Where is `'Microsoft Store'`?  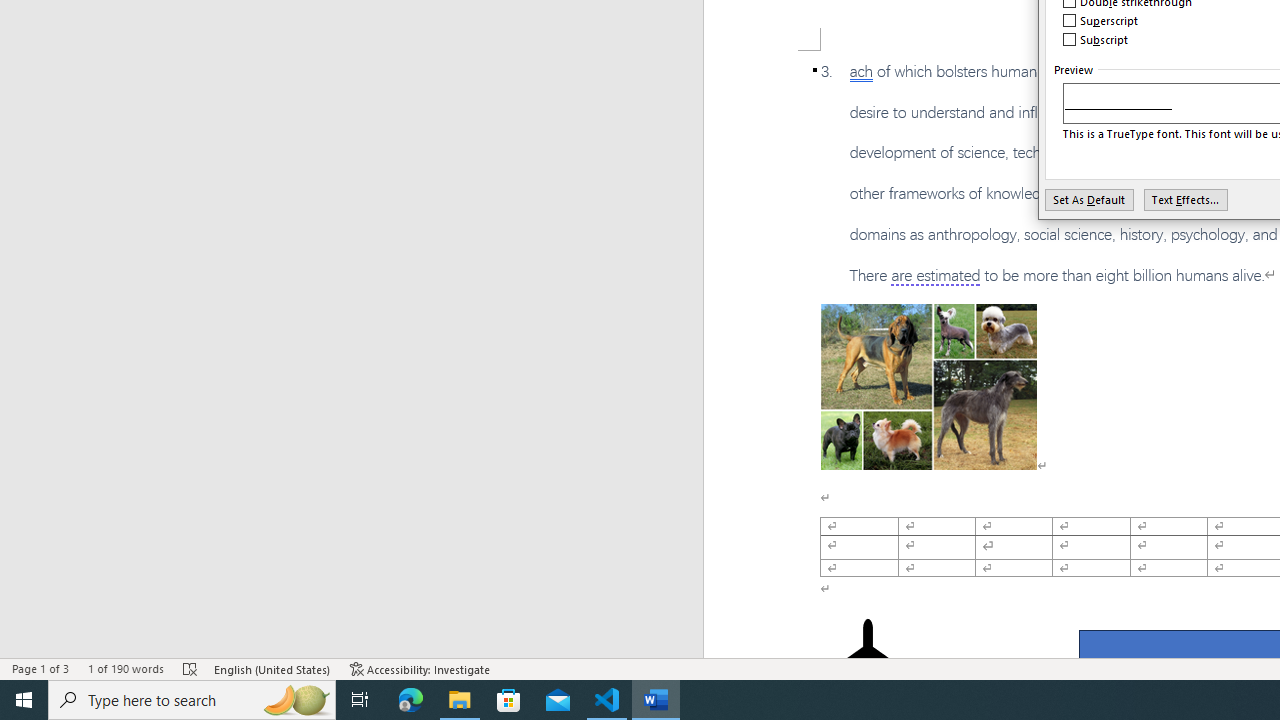 'Microsoft Store' is located at coordinates (509, 698).